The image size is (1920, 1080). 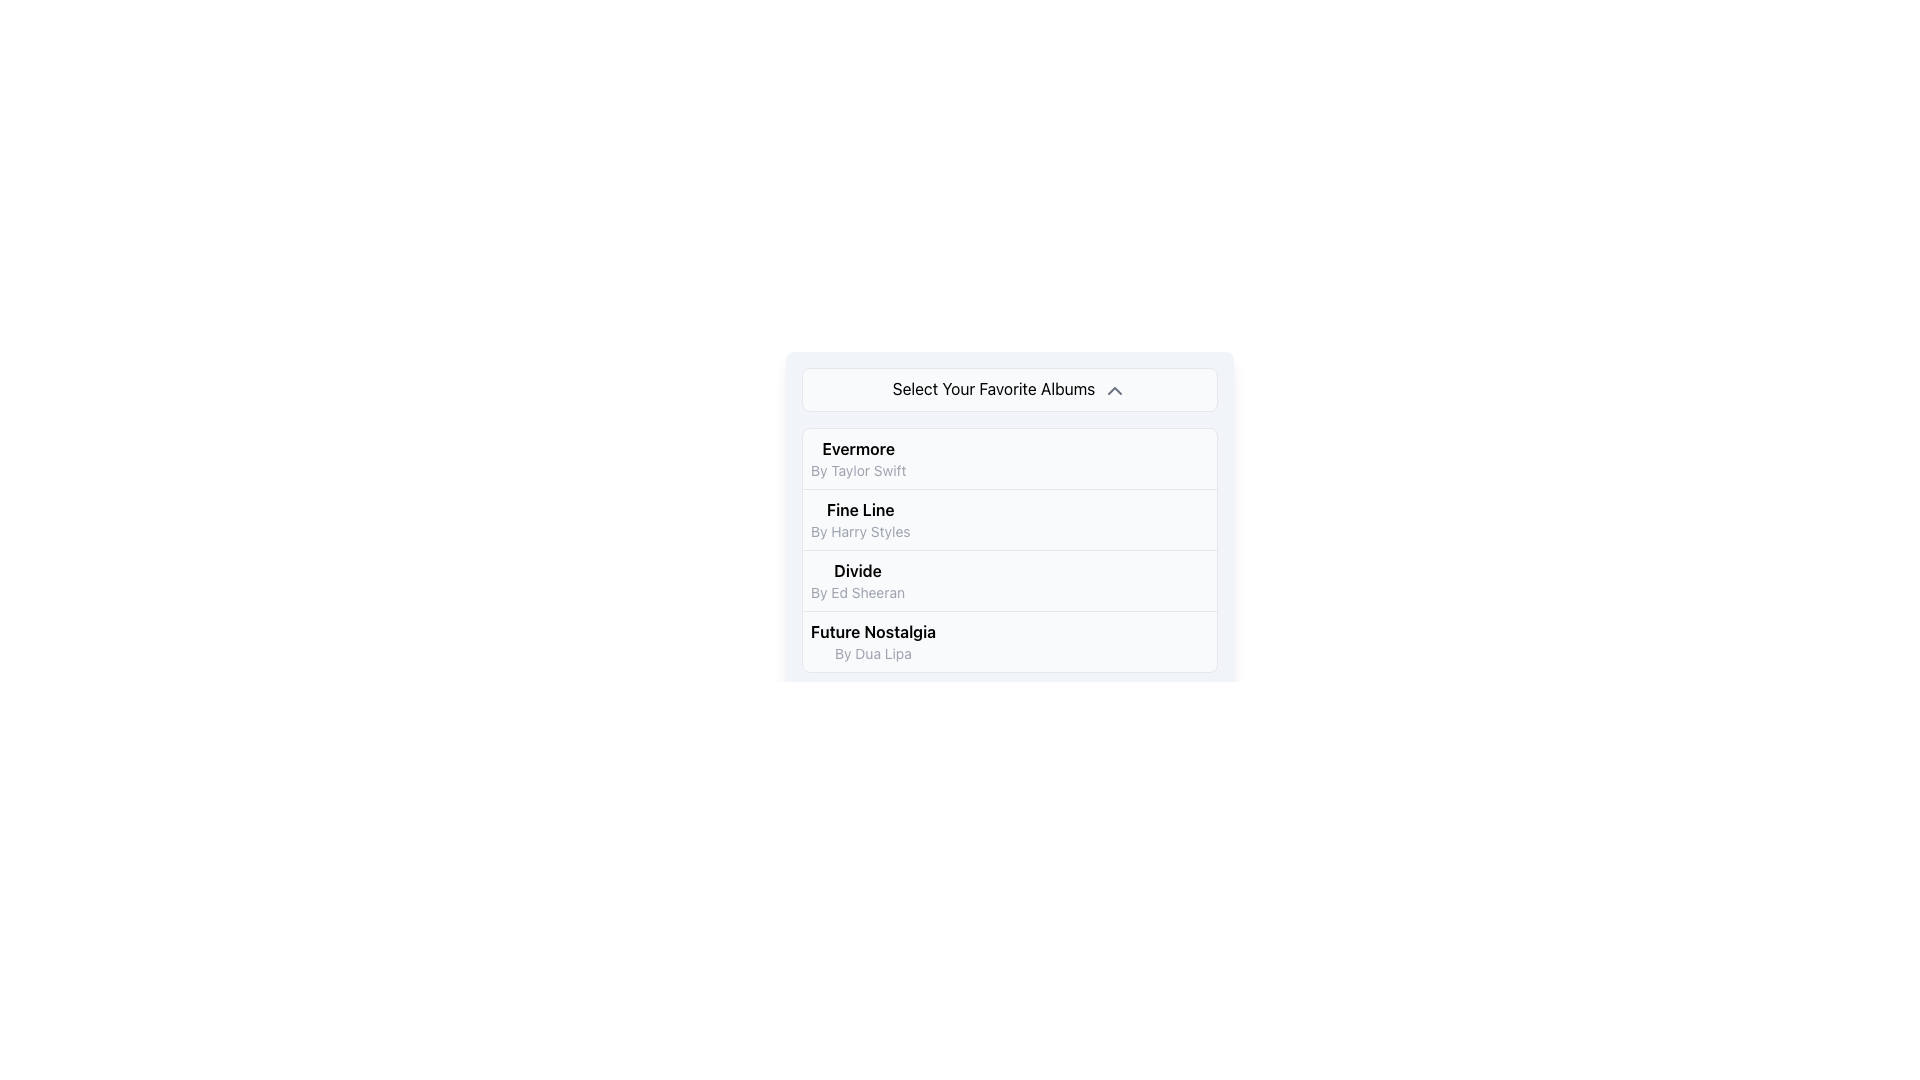 What do you see at coordinates (1009, 389) in the screenshot?
I see `the rectangular UI component displaying the text 'Select Your Favorite Albums' with a chevron icon` at bounding box center [1009, 389].